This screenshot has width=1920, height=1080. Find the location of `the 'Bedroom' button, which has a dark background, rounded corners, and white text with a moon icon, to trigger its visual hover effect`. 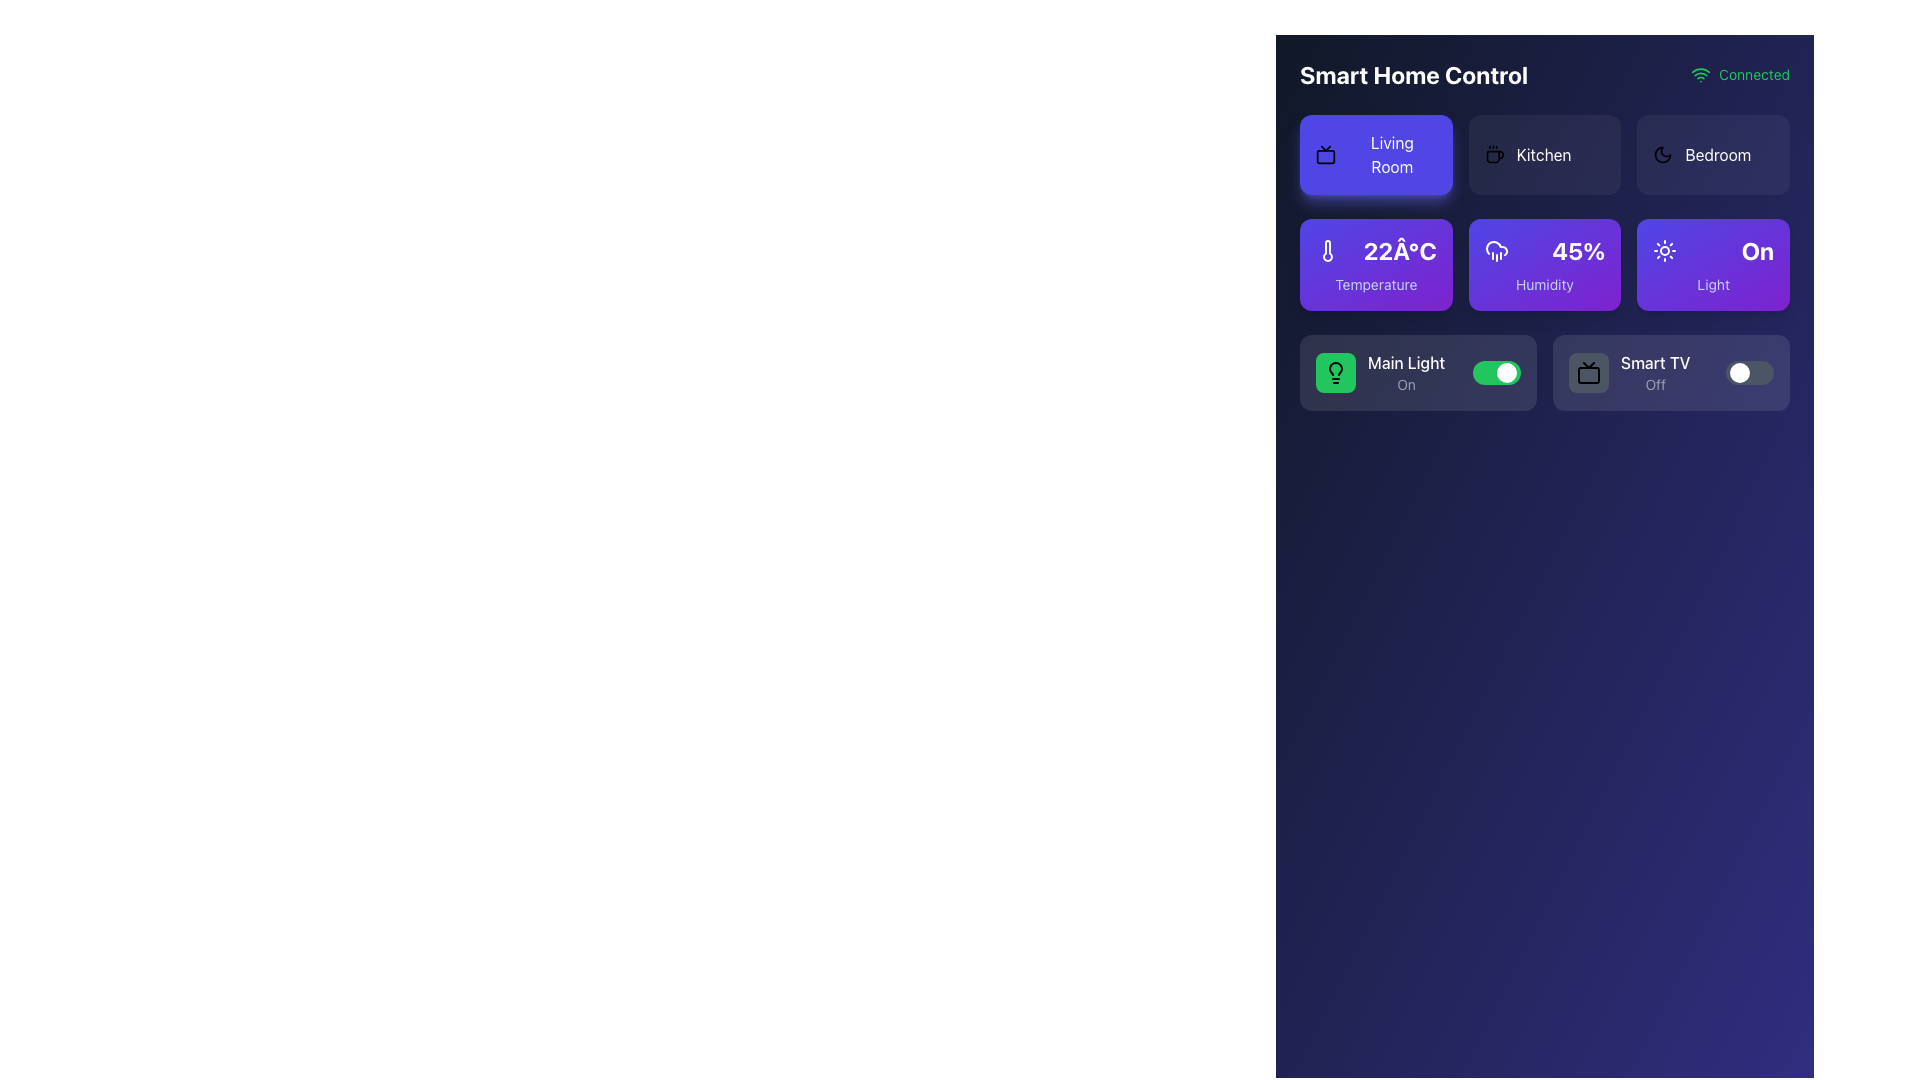

the 'Bedroom' button, which has a dark background, rounded corners, and white text with a moon icon, to trigger its visual hover effect is located at coordinates (1712, 153).